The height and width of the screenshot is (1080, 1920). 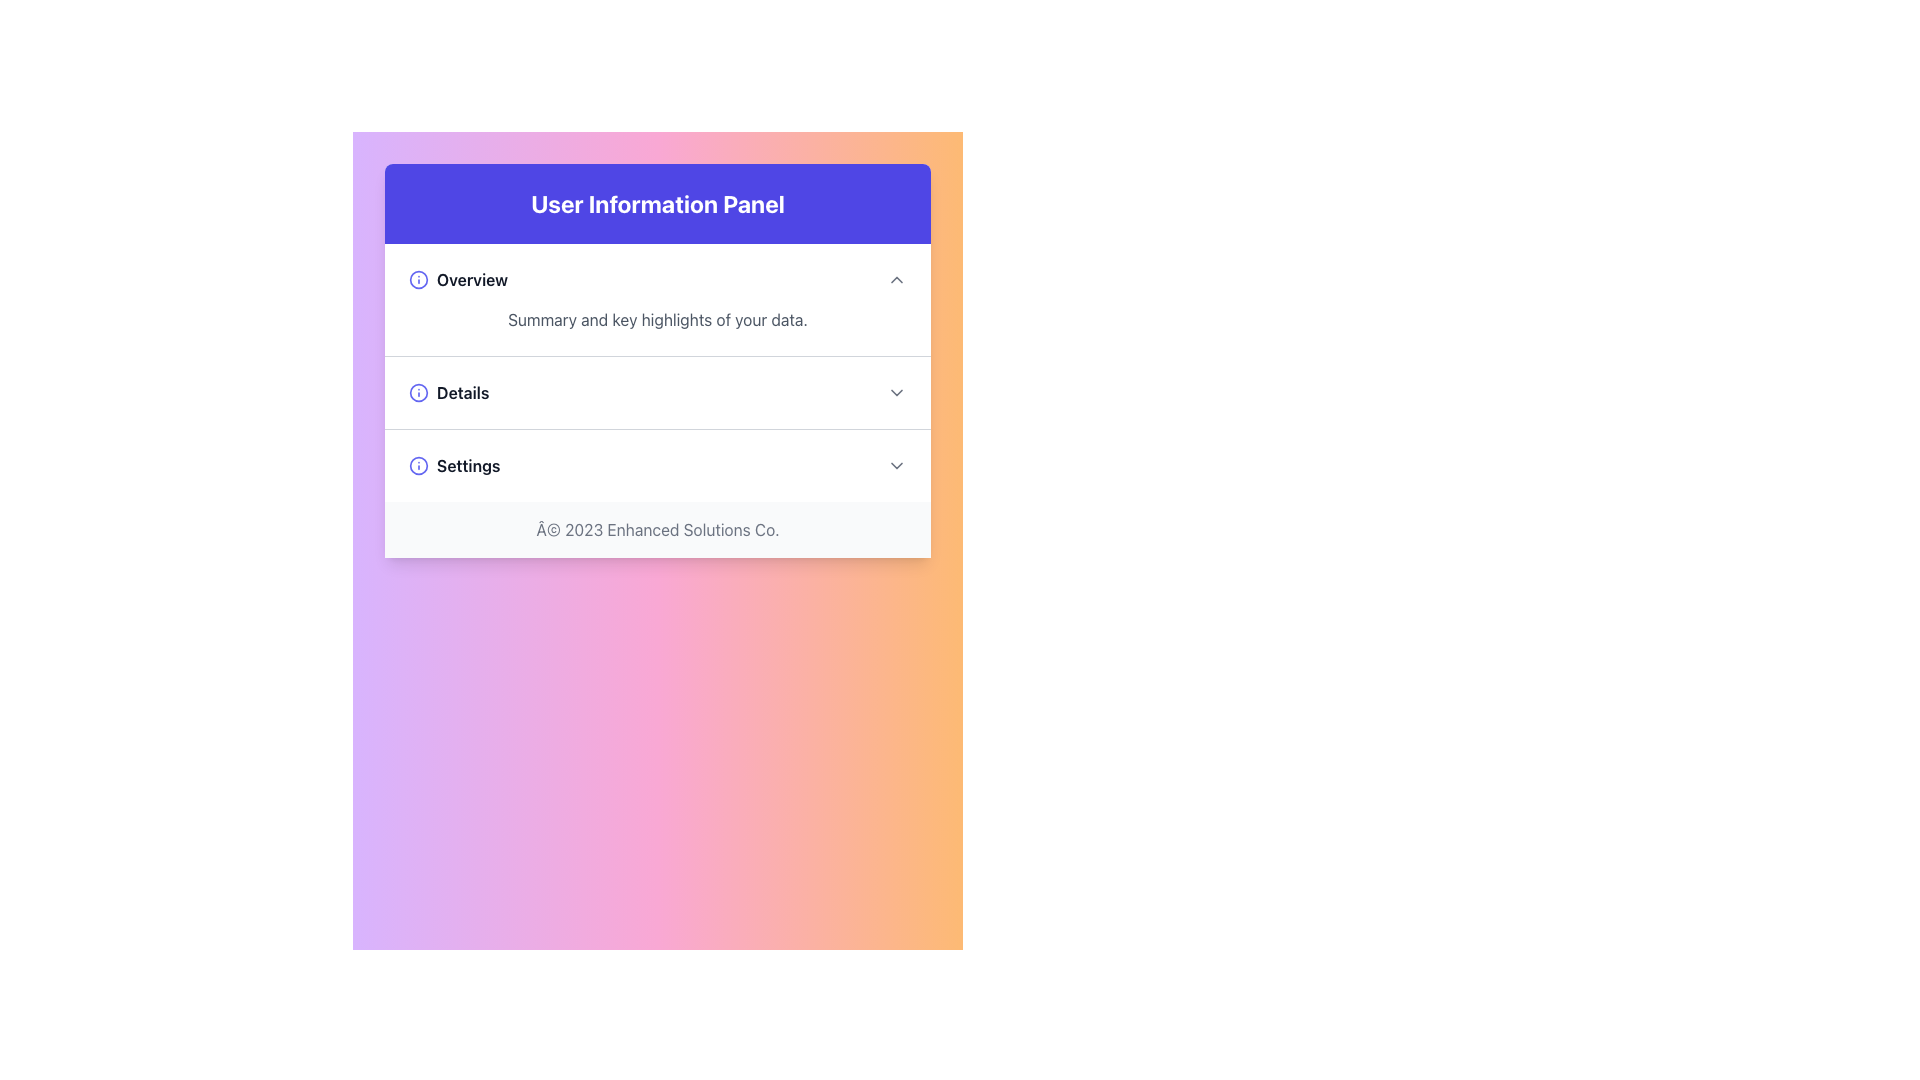 What do you see at coordinates (657, 393) in the screenshot?
I see `the Collapsible Section Header for 'Details' in the User Information Panel to navigate through the interface` at bounding box center [657, 393].